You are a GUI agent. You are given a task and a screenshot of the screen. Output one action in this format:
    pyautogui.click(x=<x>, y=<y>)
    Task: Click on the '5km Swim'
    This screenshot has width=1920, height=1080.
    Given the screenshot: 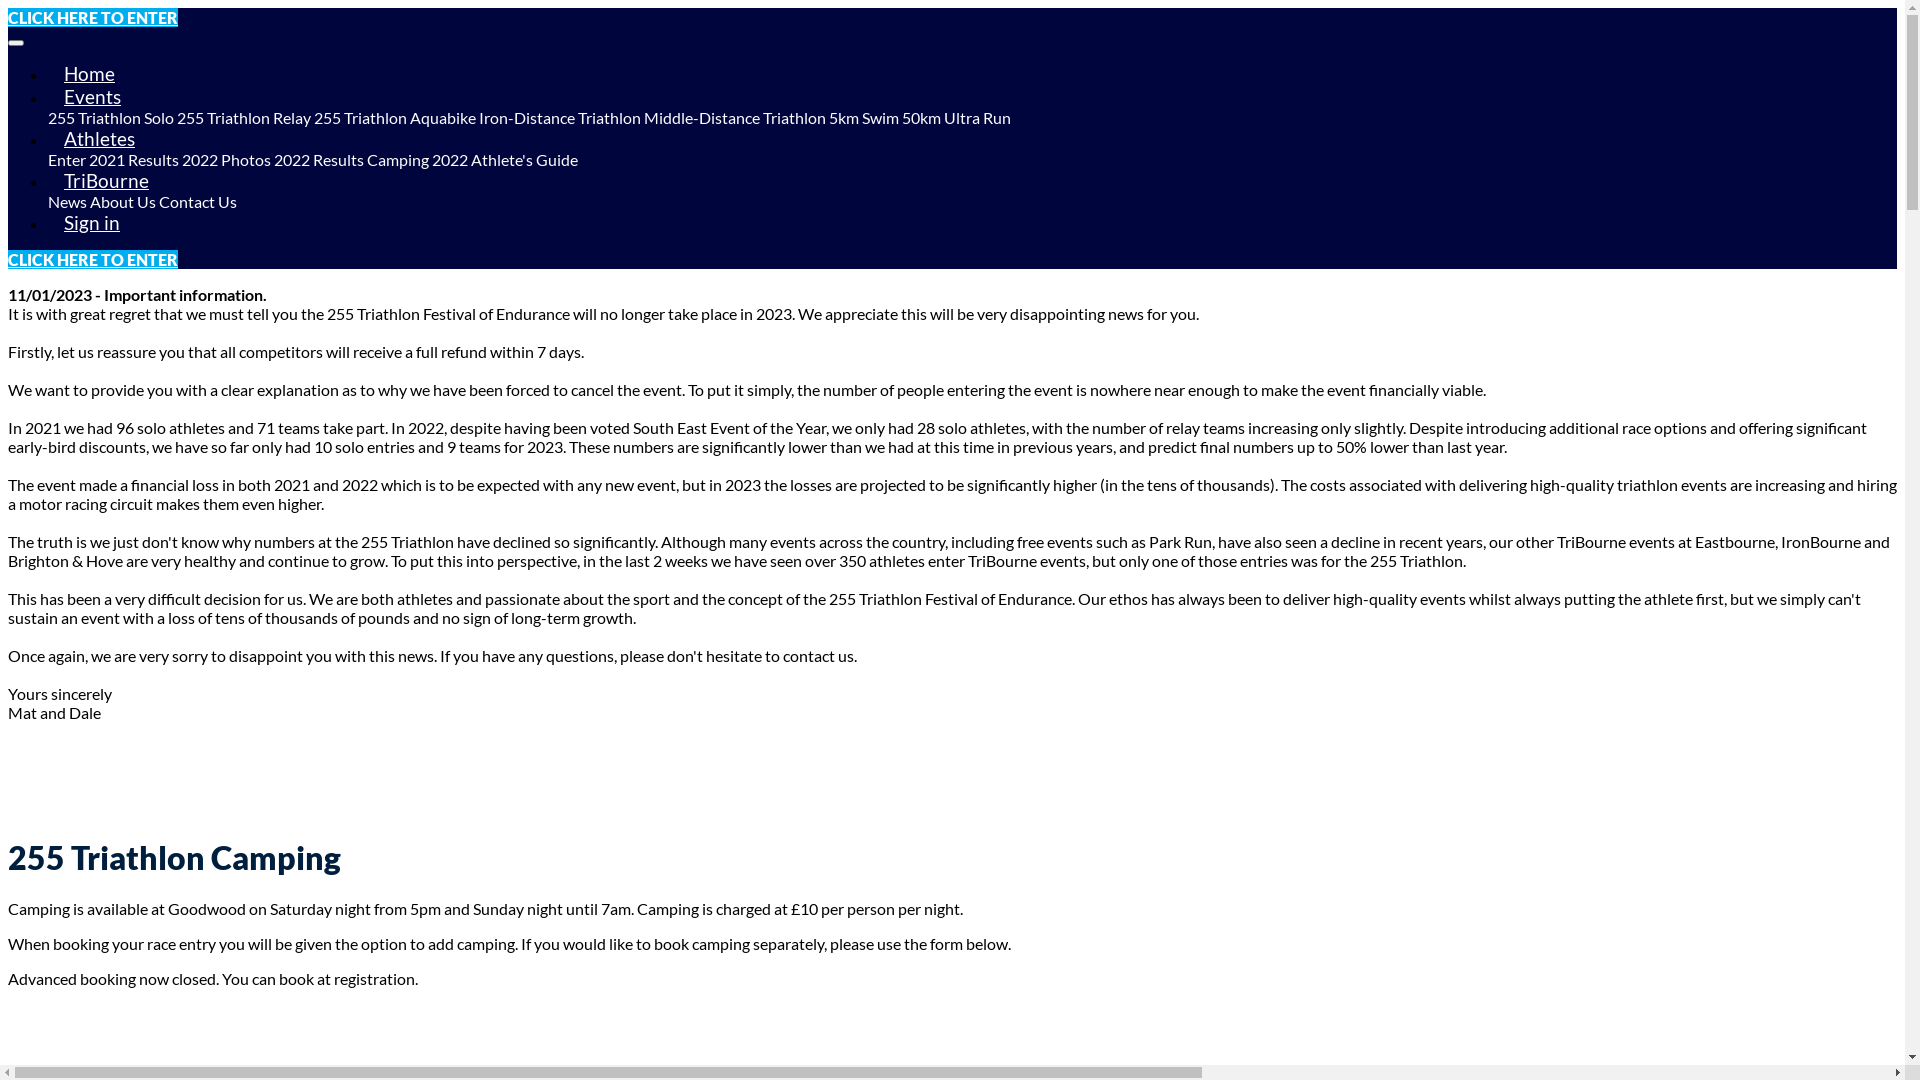 What is the action you would take?
    pyautogui.click(x=864, y=117)
    